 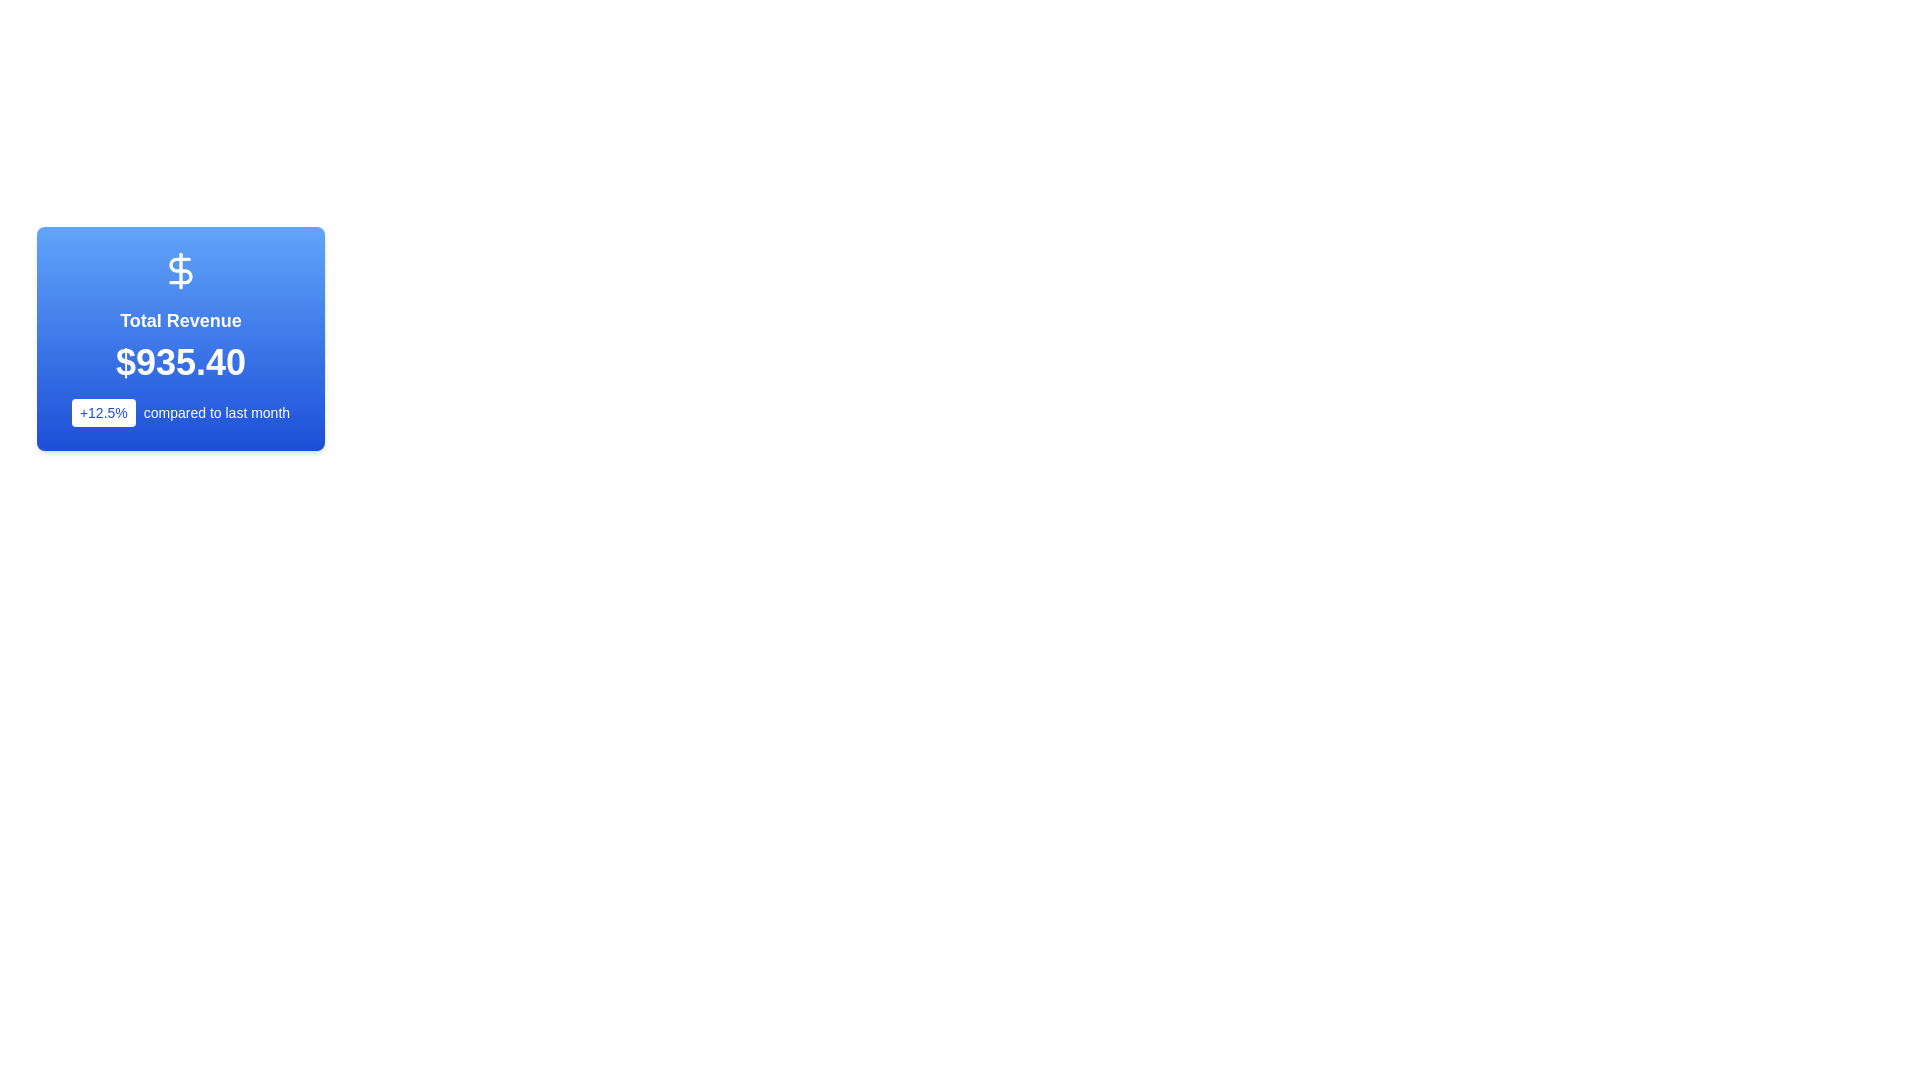 I want to click on the stylized dollar sign icon, which is rendered in white and located at the top center of the dashboard card with a gradient blue background, so click(x=181, y=270).